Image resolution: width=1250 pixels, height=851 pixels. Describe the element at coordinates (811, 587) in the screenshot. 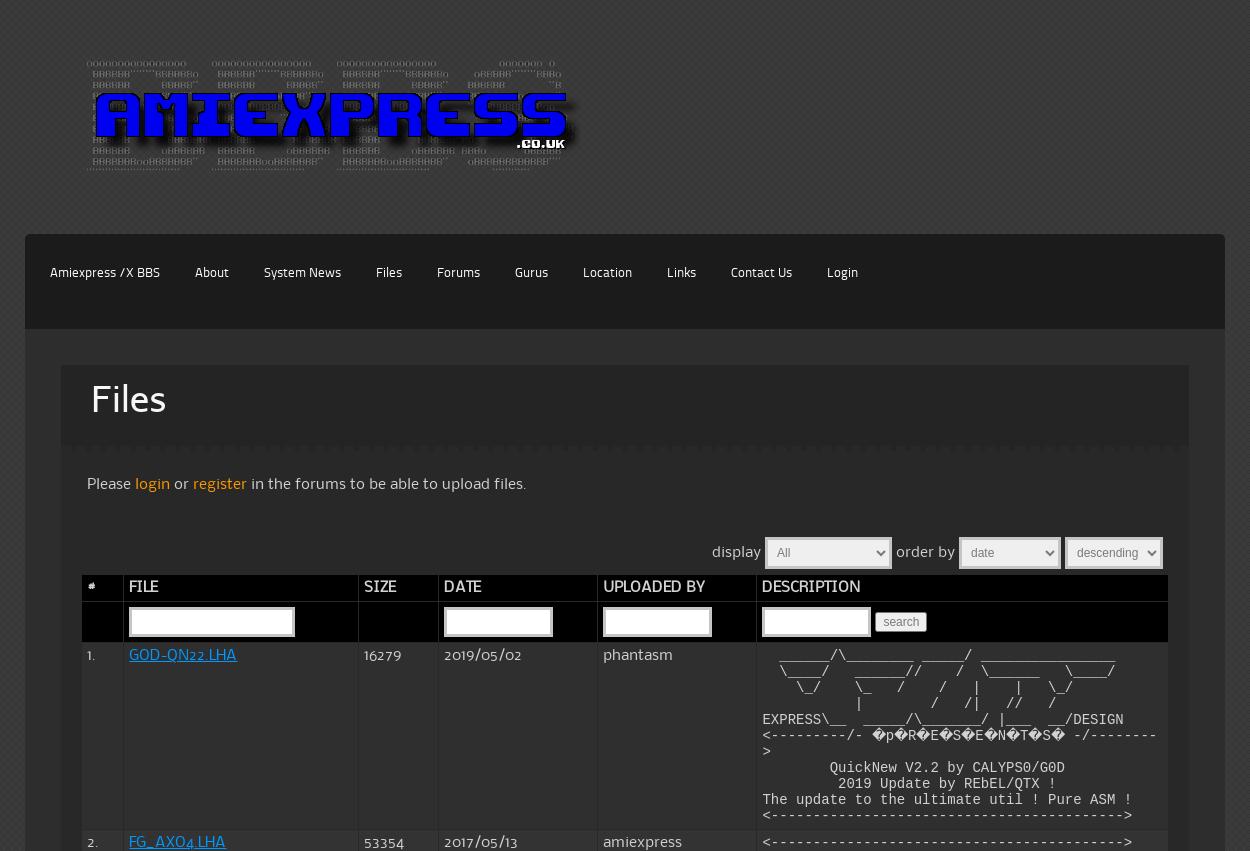

I see `'Description'` at that location.